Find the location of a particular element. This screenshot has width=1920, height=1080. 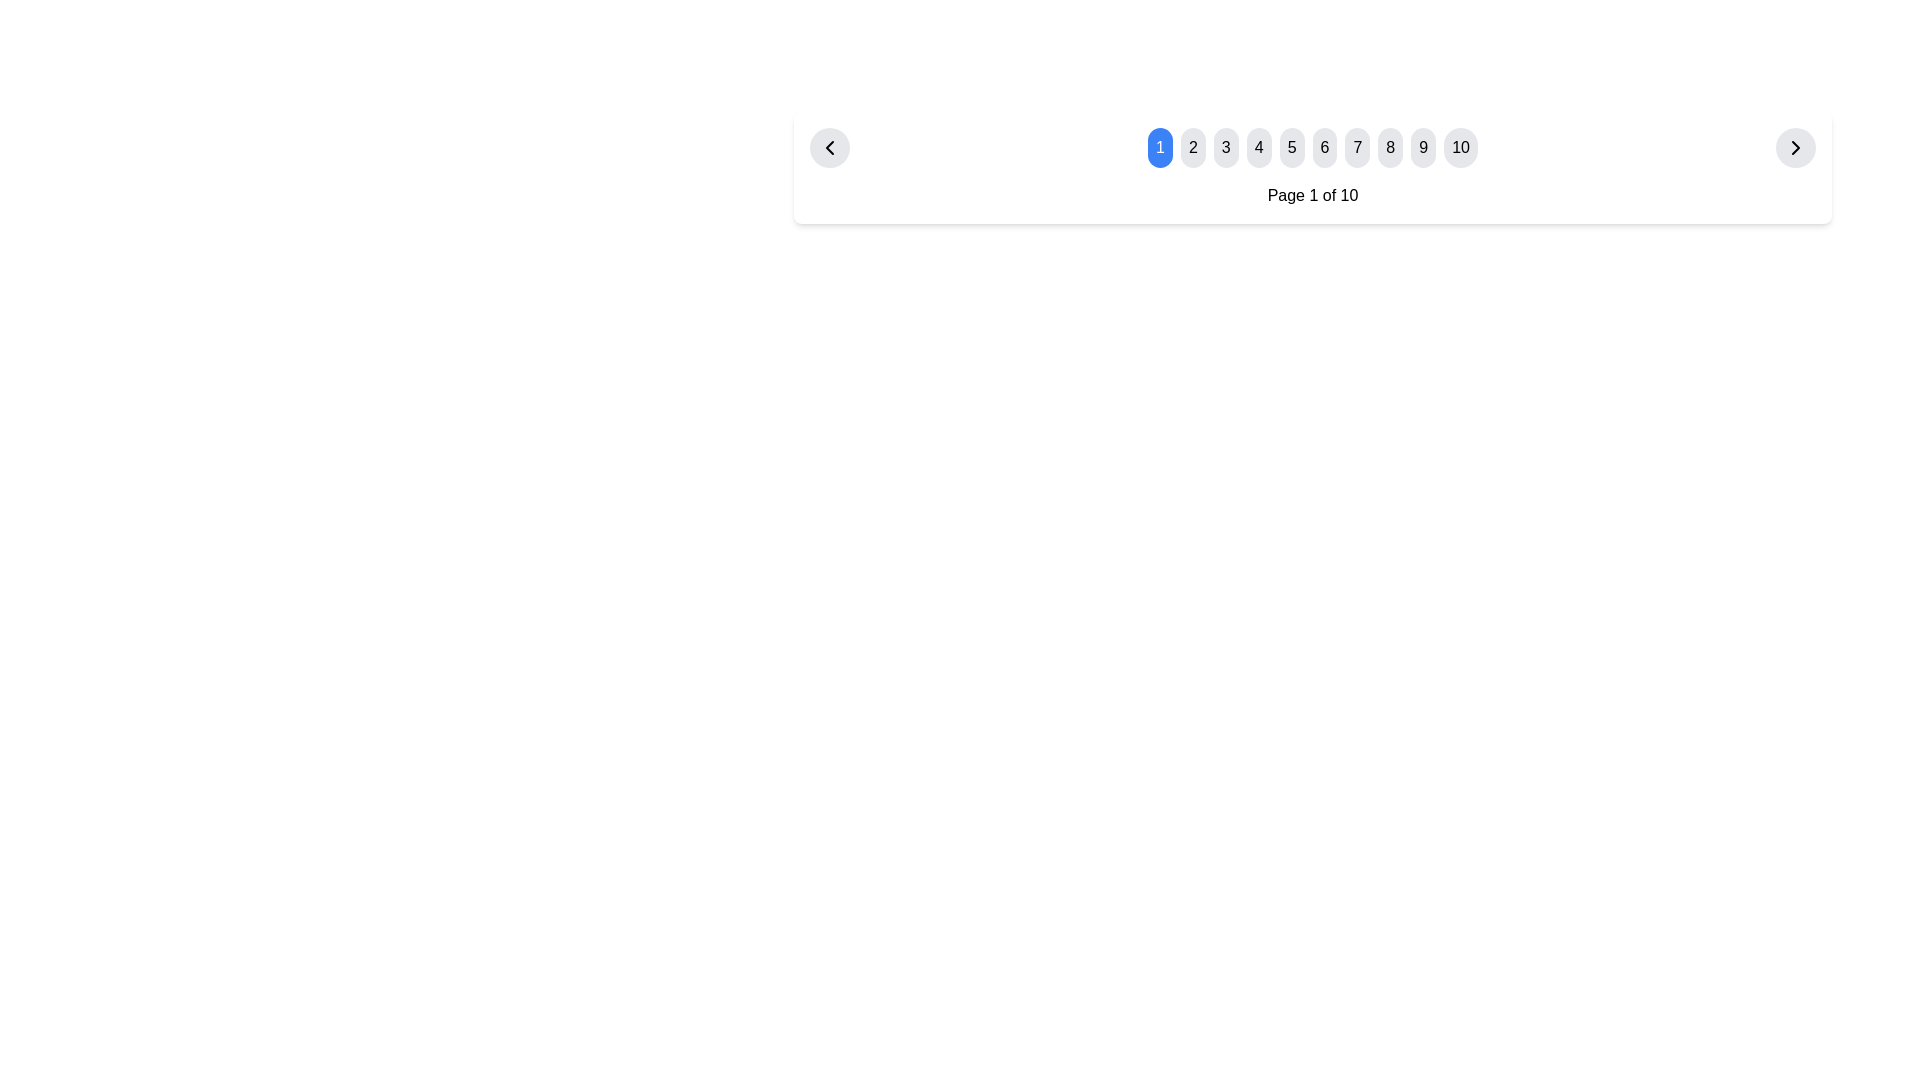

the left-facing chevron arrow icon located on the leftmost side of the horizontal pagination bar is located at coordinates (830, 146).